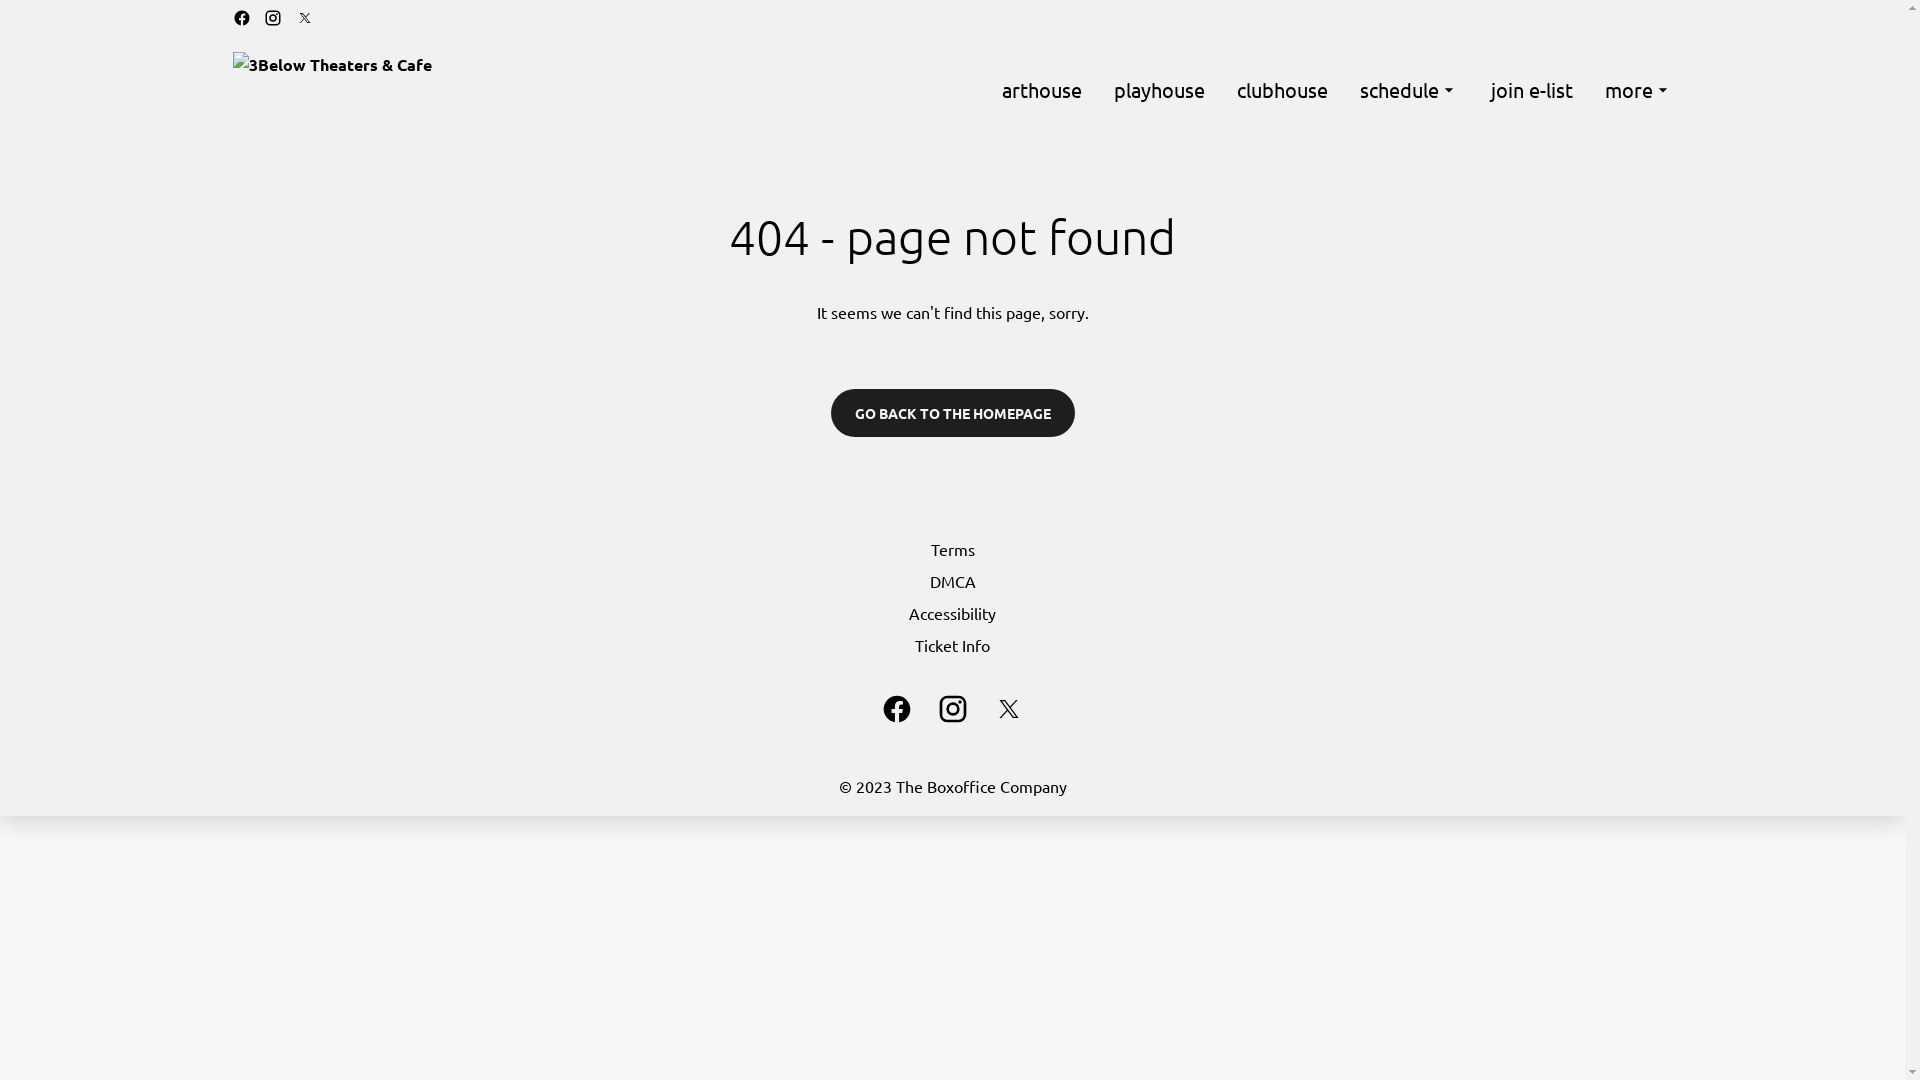 This screenshot has width=1920, height=1080. I want to click on 'Accessibility', so click(950, 612).